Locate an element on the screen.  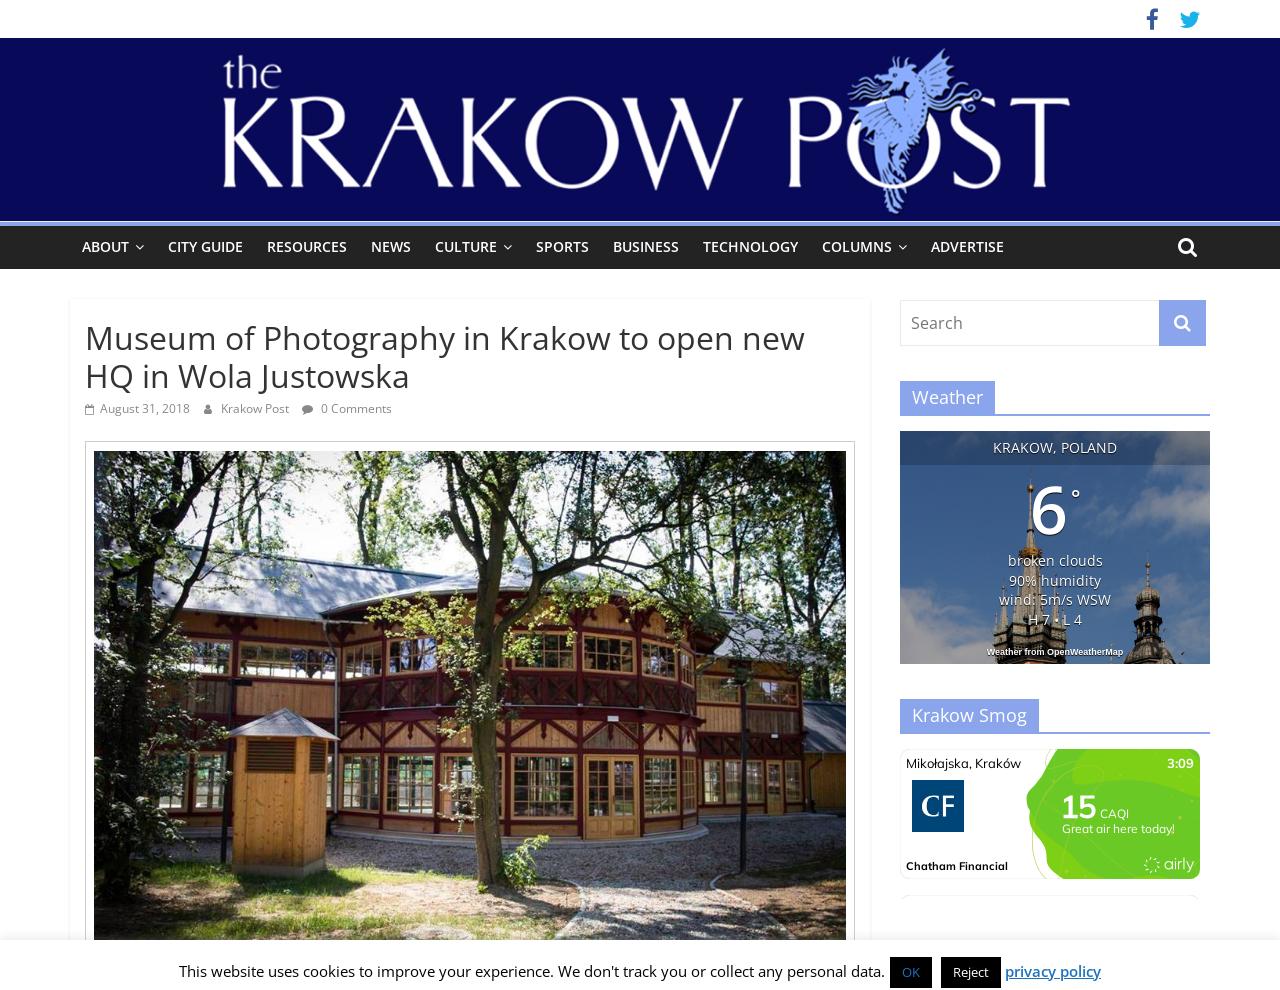
'OK' is located at coordinates (909, 971).